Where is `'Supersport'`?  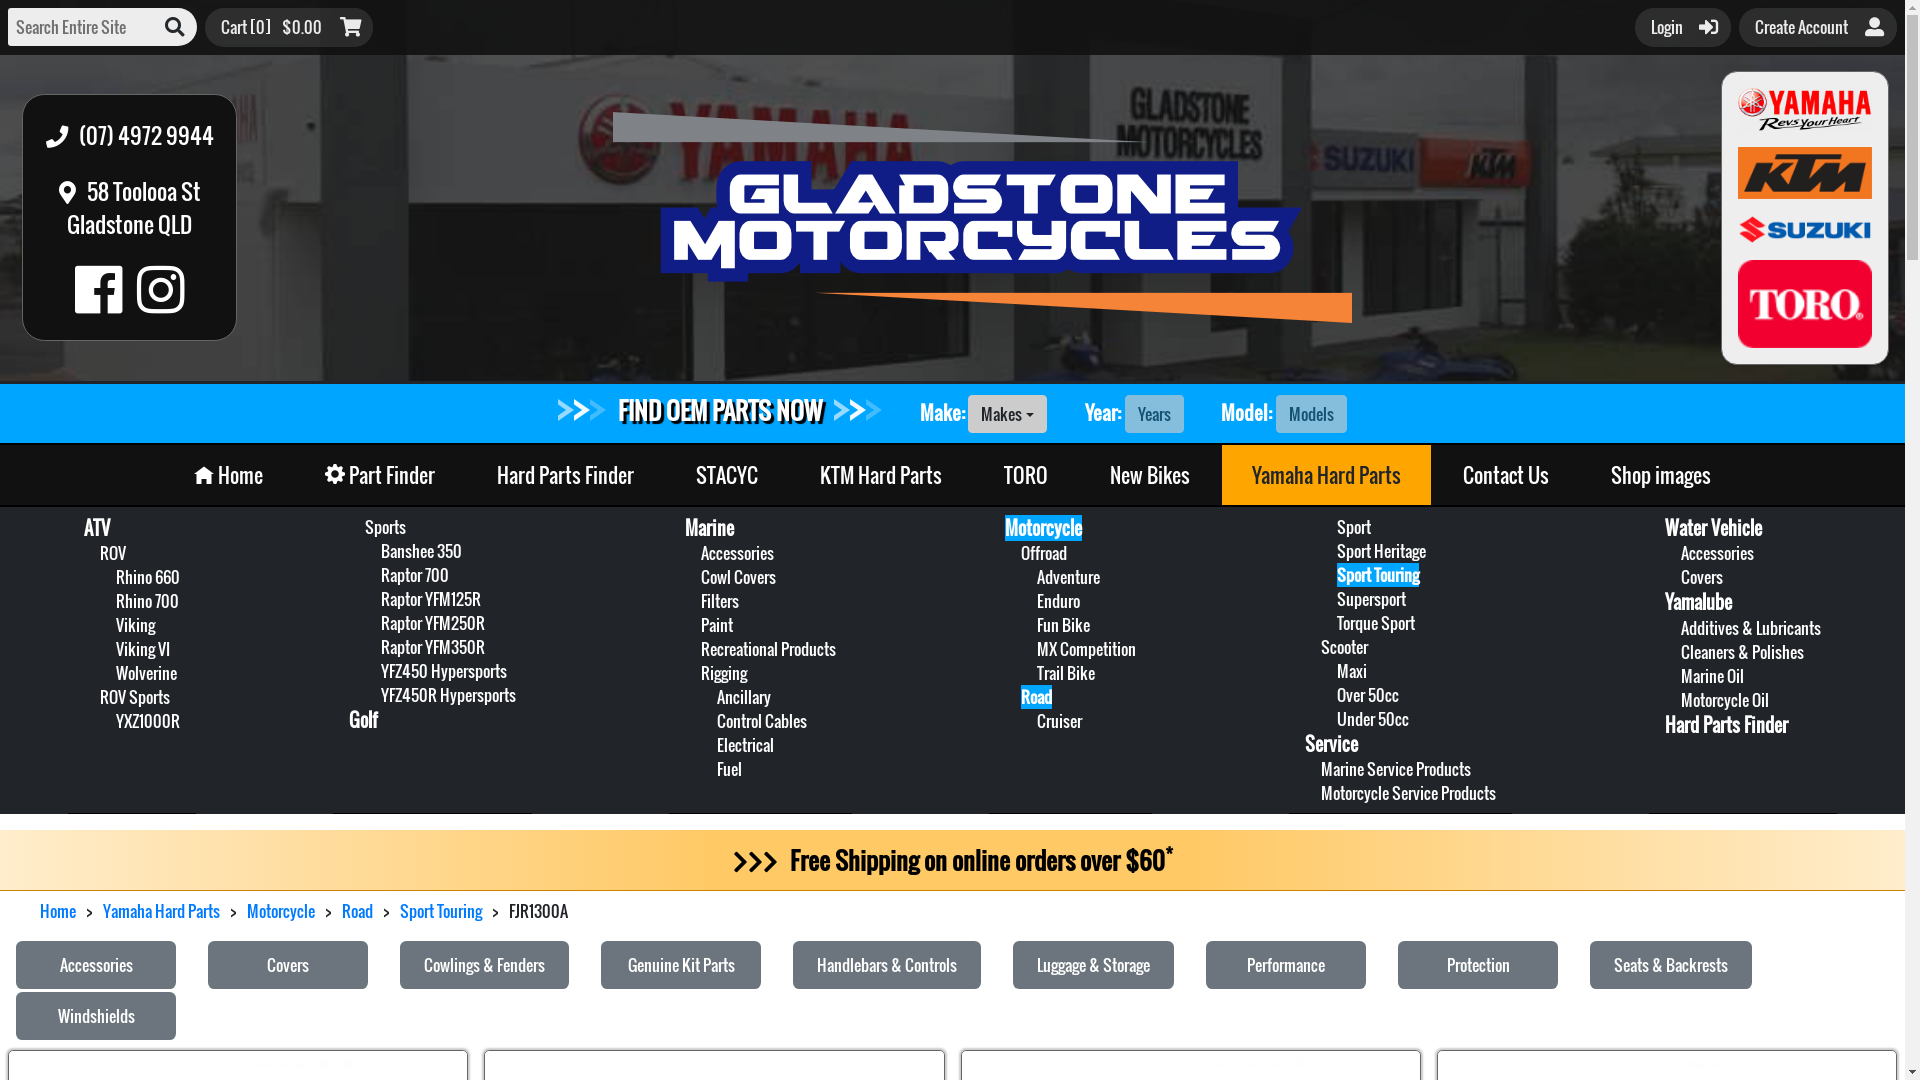
'Supersport' is located at coordinates (1337, 597).